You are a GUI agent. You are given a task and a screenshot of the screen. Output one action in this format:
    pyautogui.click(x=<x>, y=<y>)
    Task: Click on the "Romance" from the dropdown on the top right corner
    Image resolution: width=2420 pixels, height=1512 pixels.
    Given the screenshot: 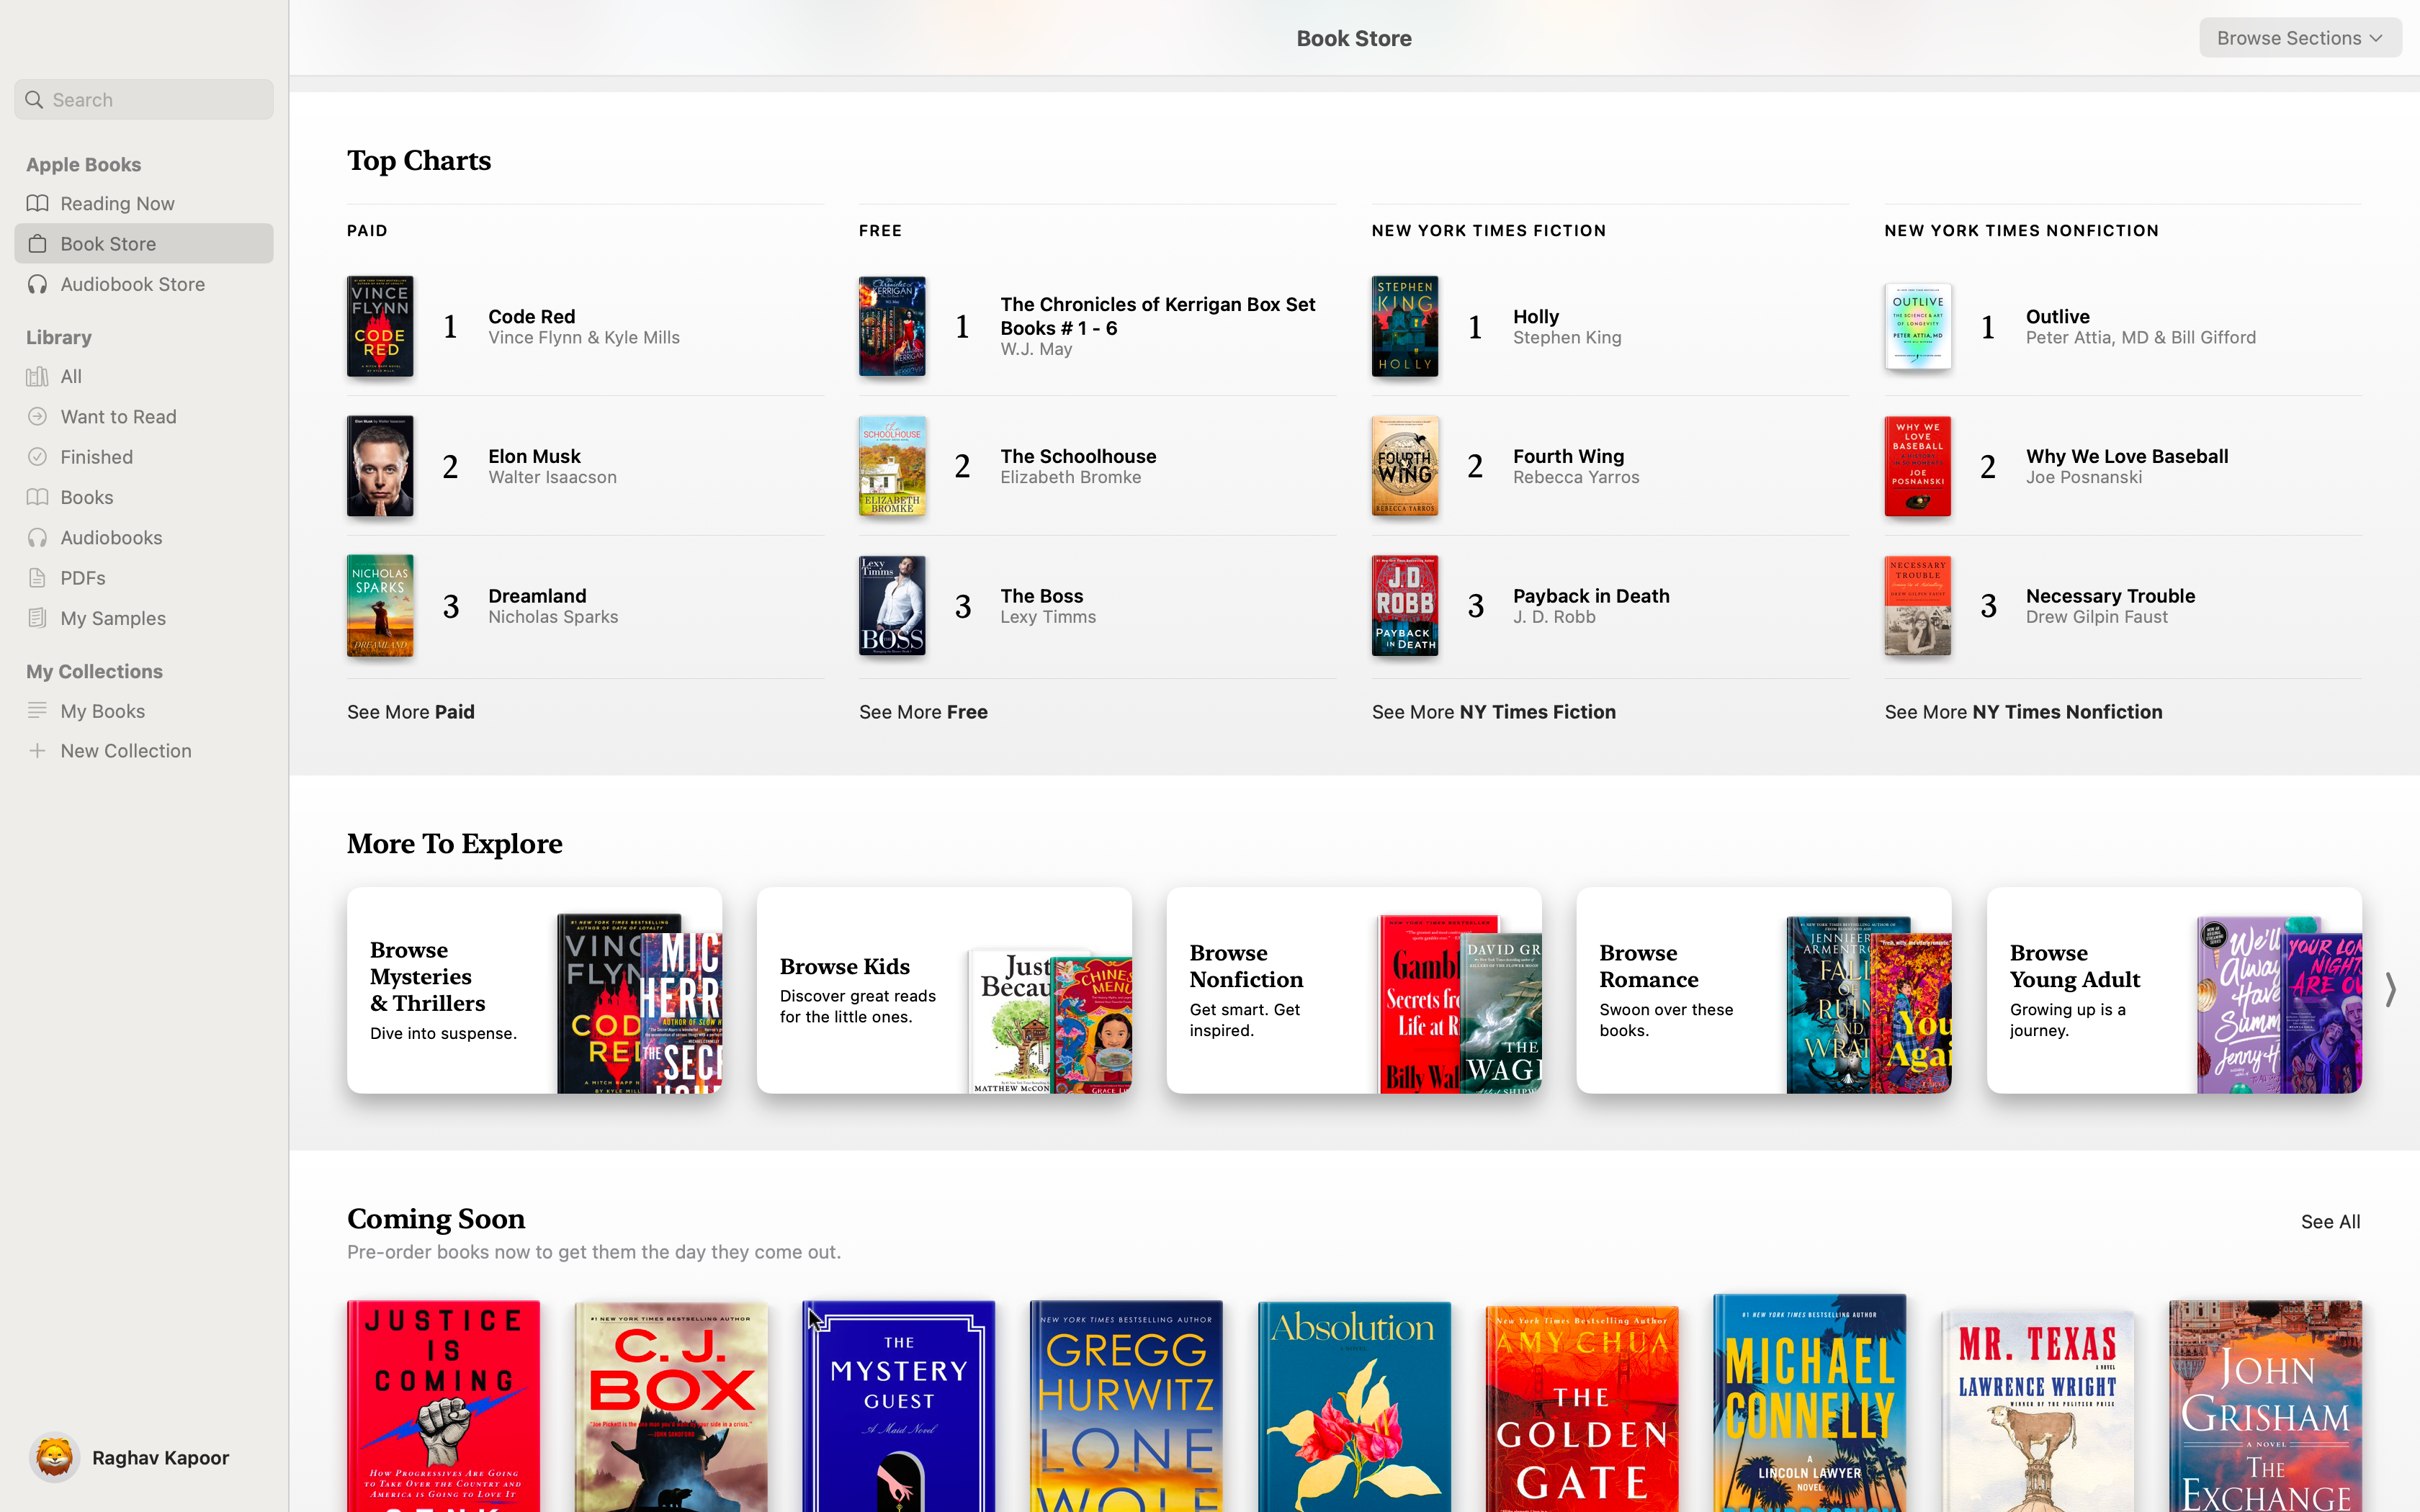 What is the action you would take?
    pyautogui.click(x=2300, y=37)
    